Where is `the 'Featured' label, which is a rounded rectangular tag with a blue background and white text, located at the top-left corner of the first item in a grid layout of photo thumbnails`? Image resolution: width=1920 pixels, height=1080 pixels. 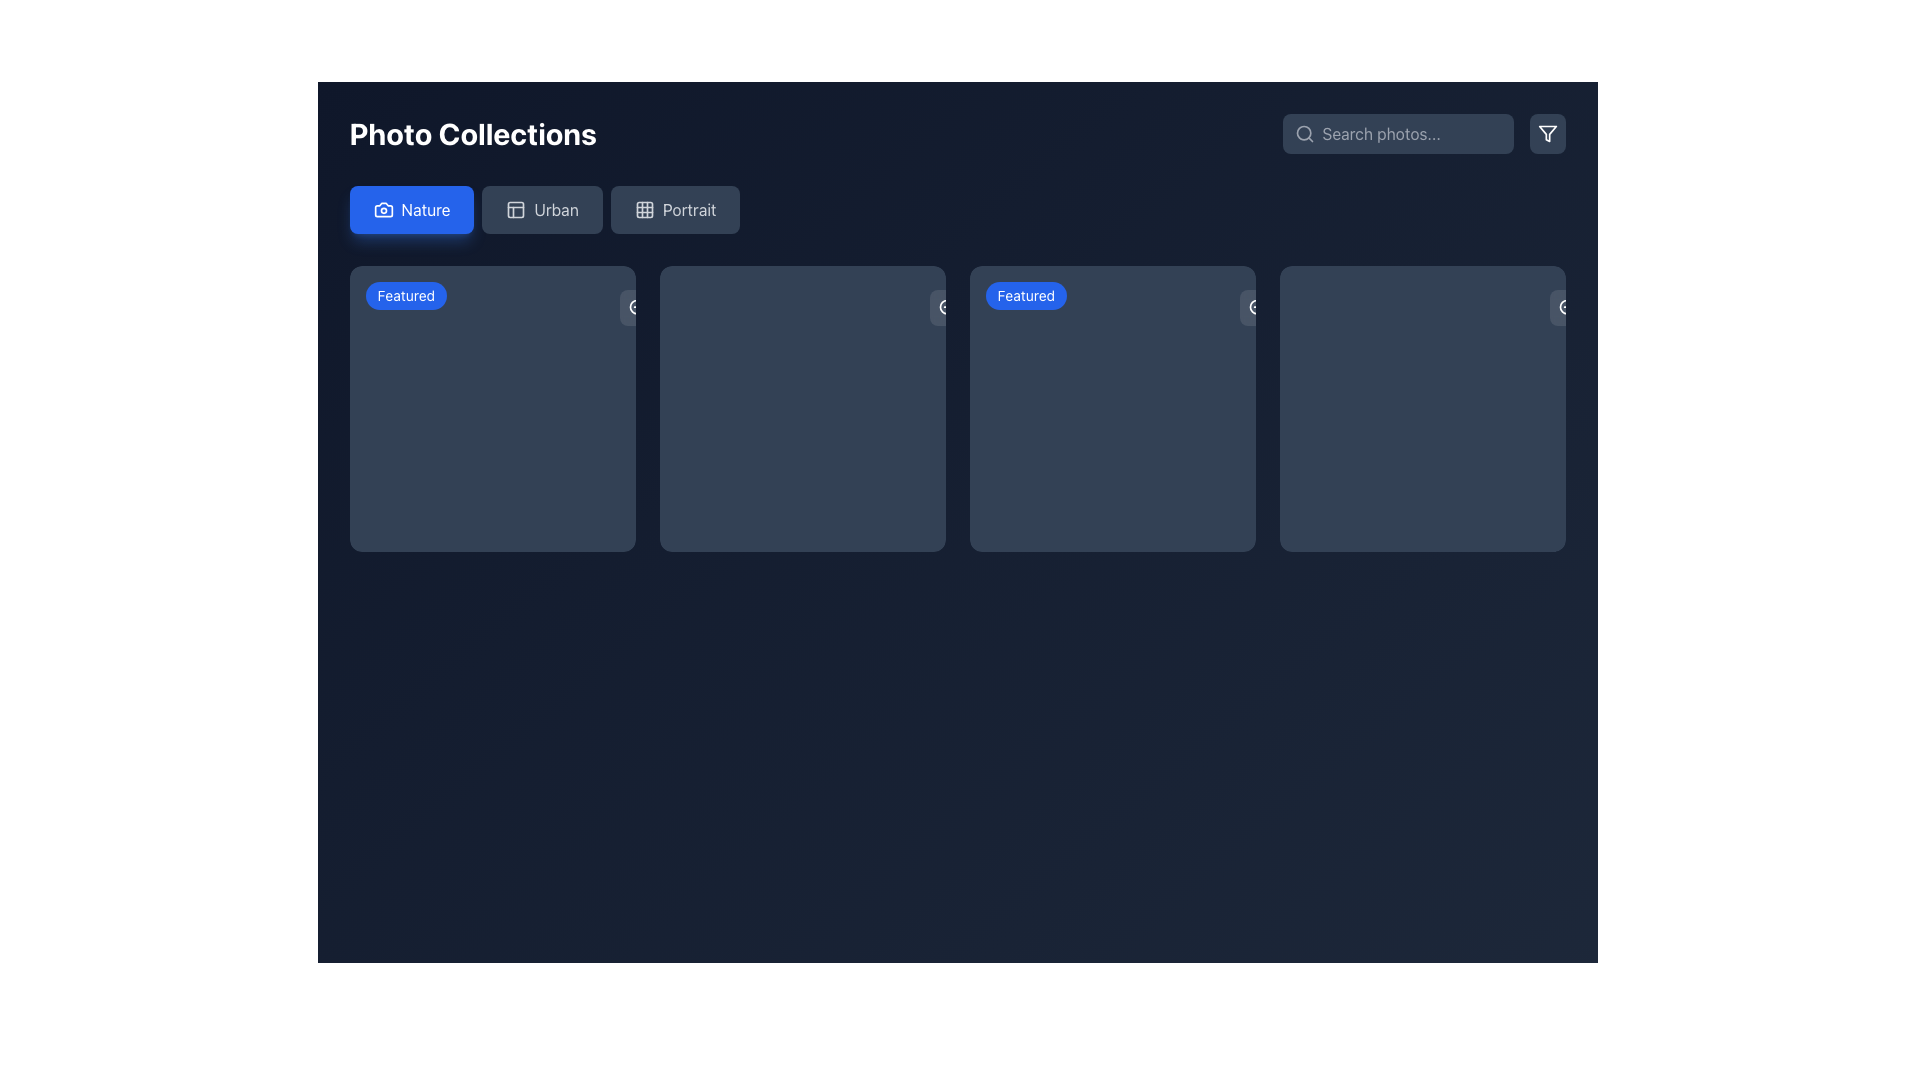 the 'Featured' label, which is a rounded rectangular tag with a blue background and white text, located at the top-left corner of the first item in a grid layout of photo thumbnails is located at coordinates (405, 296).